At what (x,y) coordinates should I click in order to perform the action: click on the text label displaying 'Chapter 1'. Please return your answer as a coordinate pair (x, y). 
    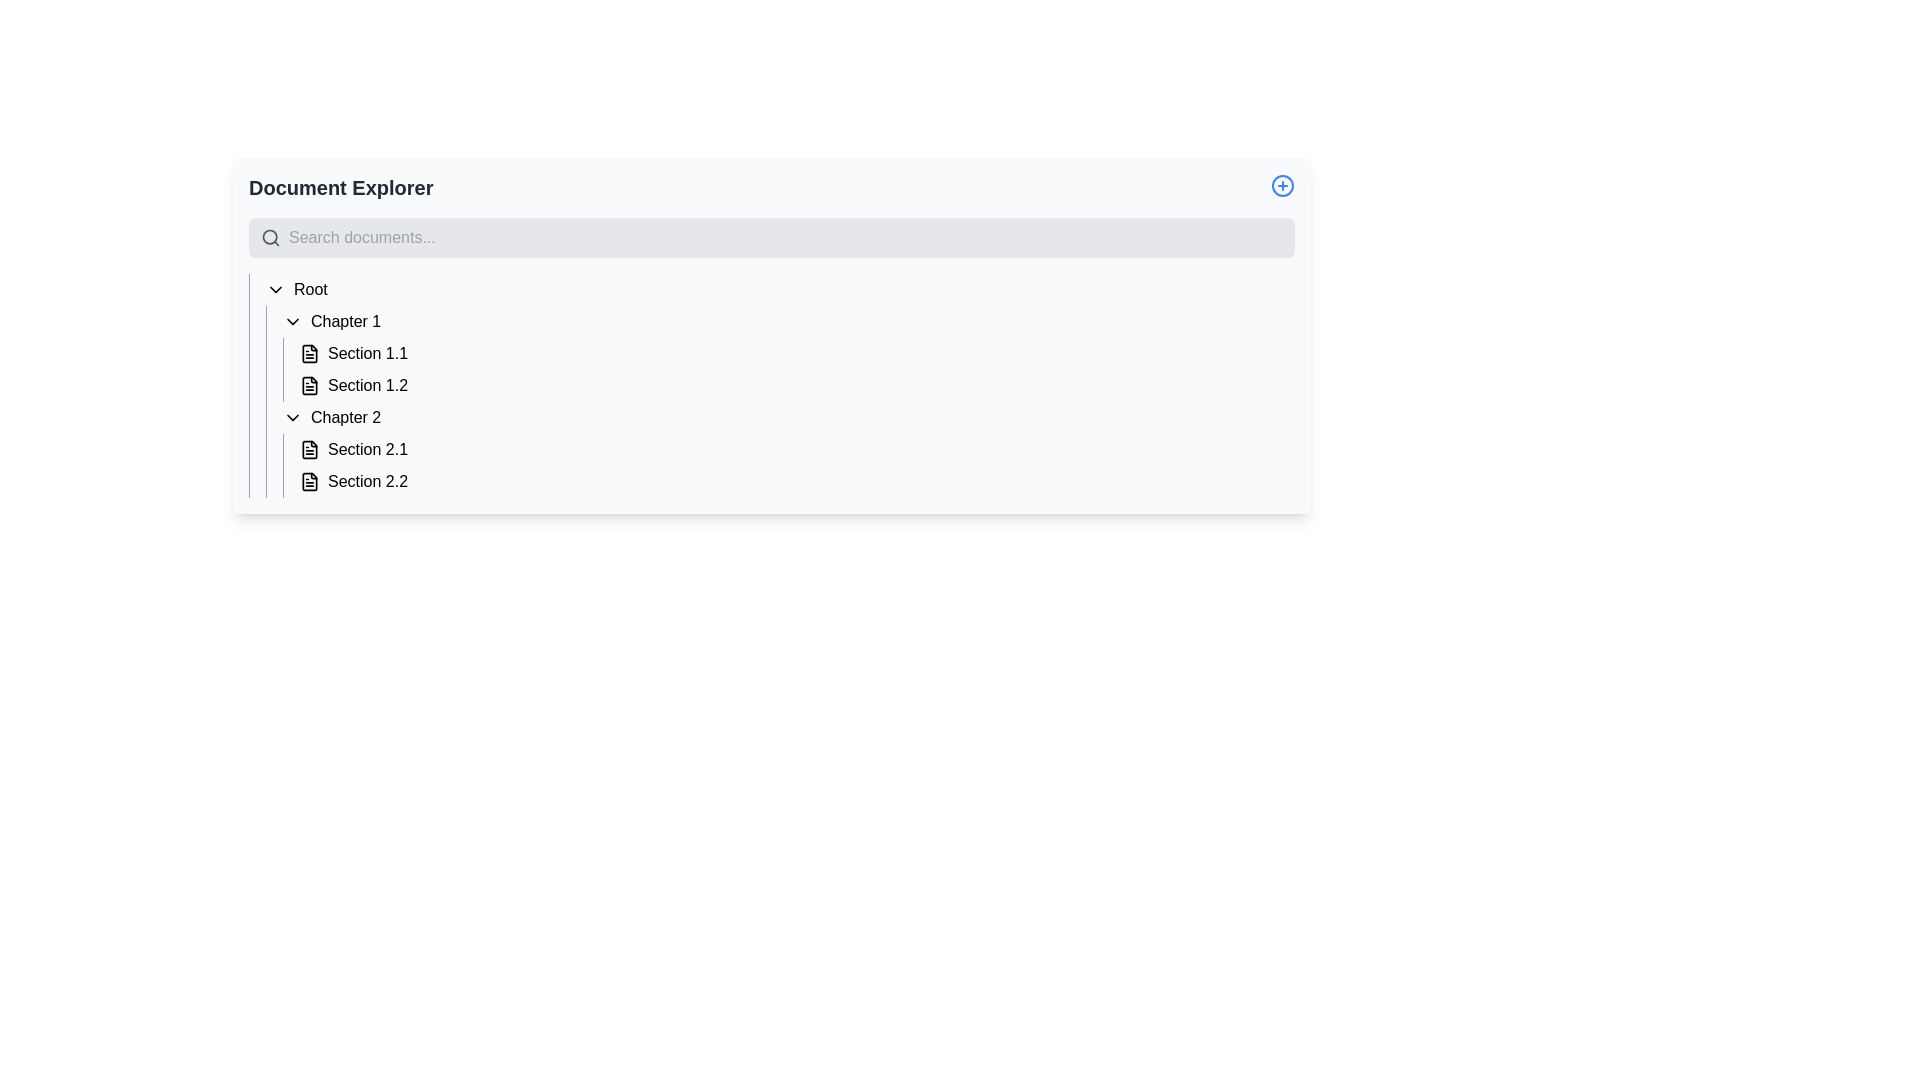
    Looking at the image, I should click on (345, 320).